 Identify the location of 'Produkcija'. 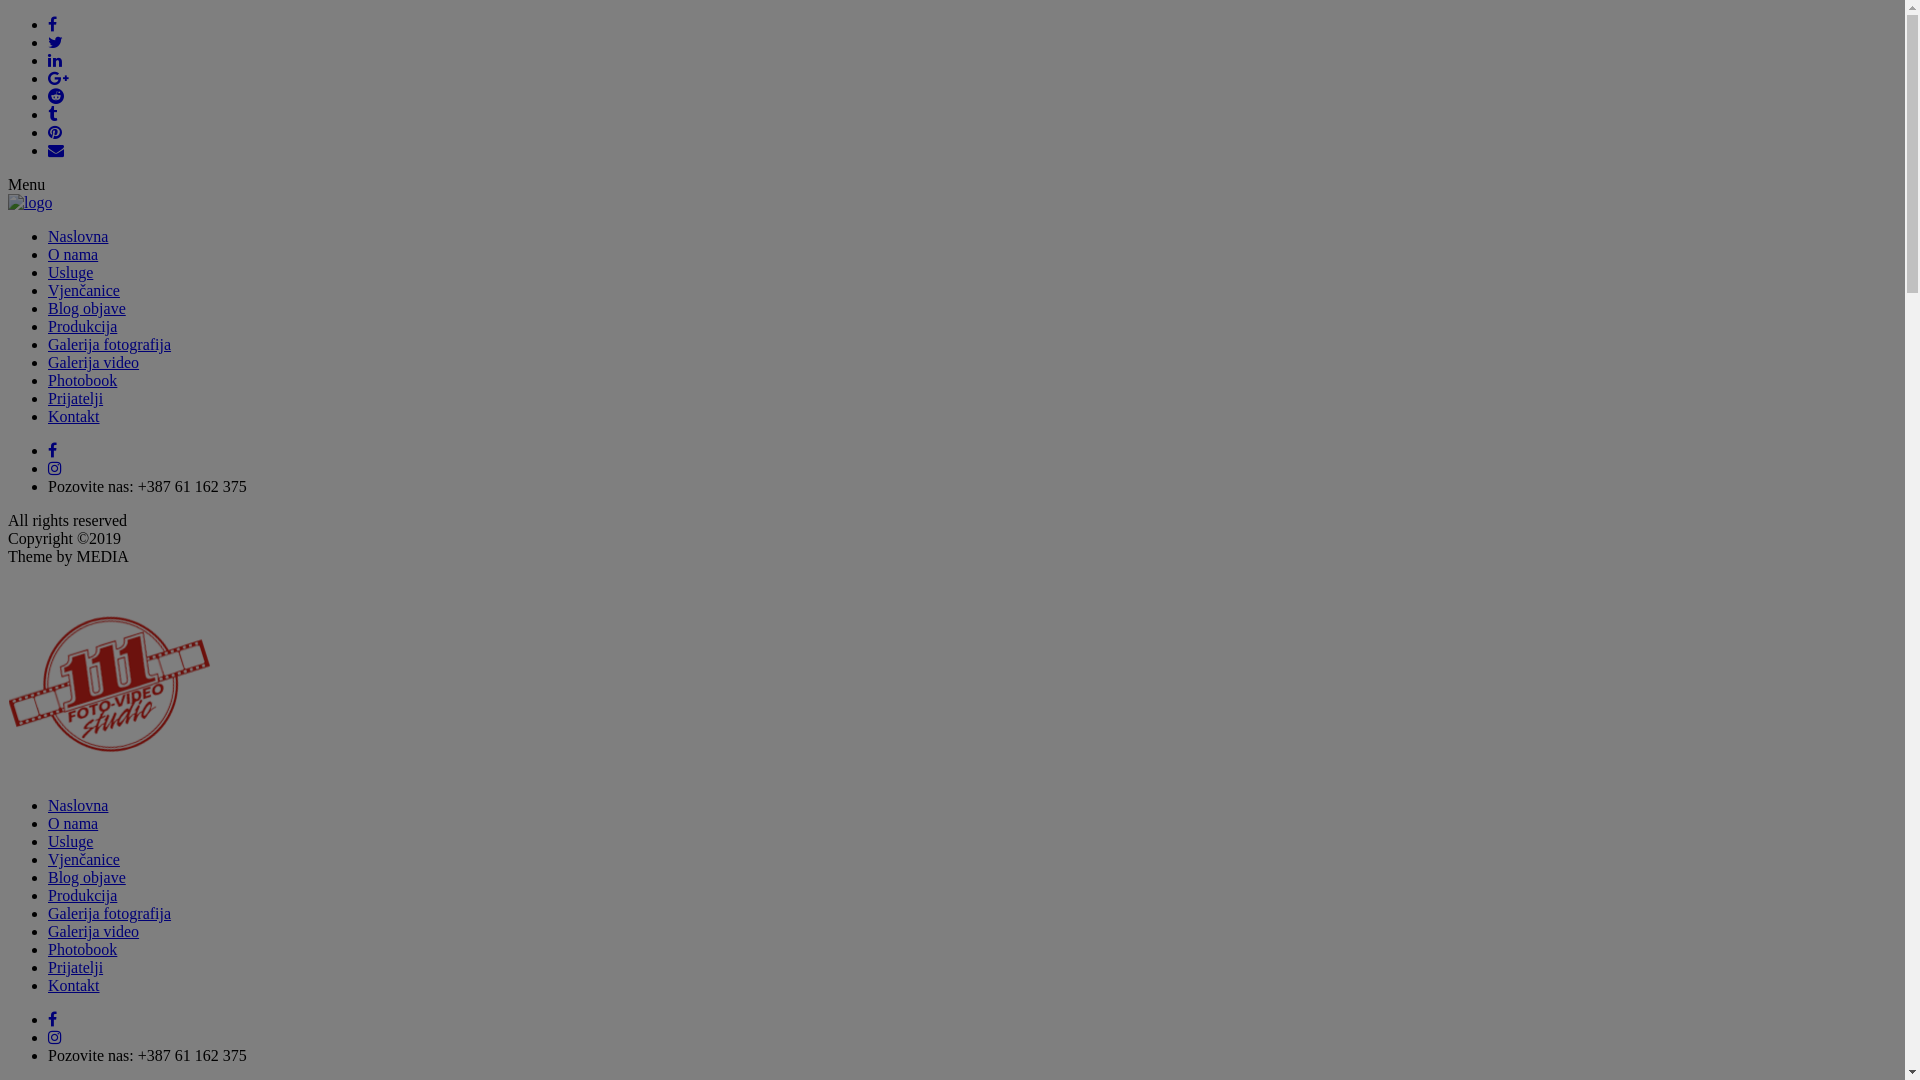
(81, 325).